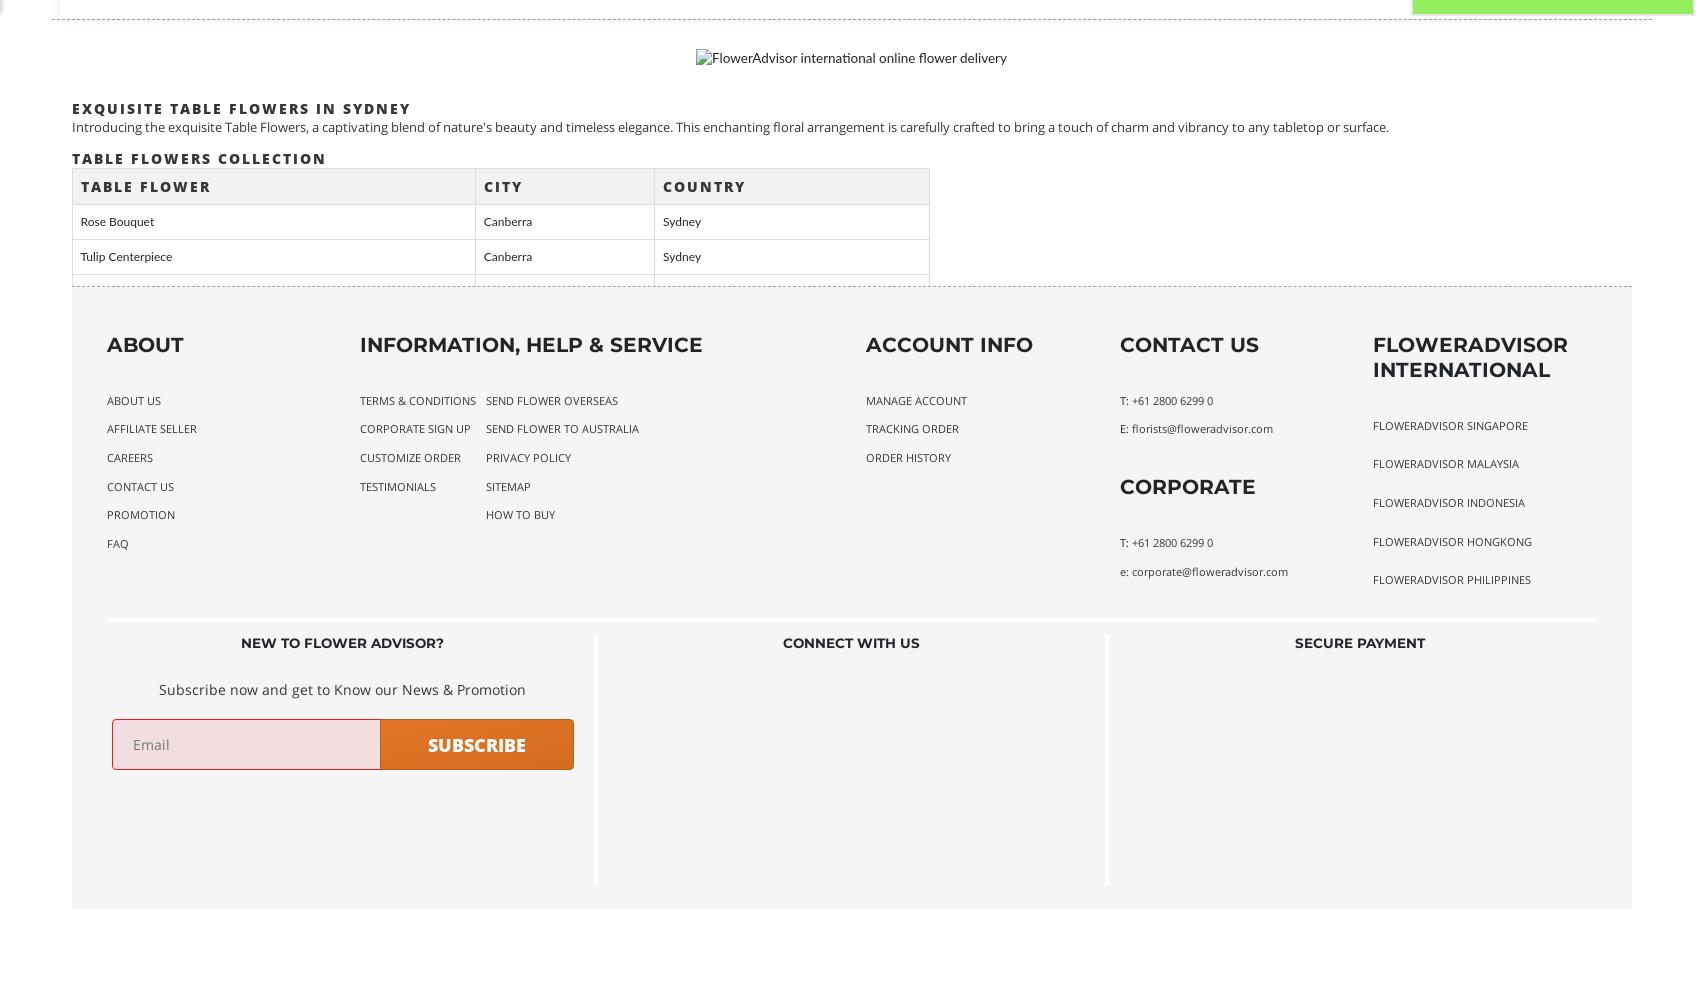  What do you see at coordinates (358, 484) in the screenshot?
I see `'Testimonials'` at bounding box center [358, 484].